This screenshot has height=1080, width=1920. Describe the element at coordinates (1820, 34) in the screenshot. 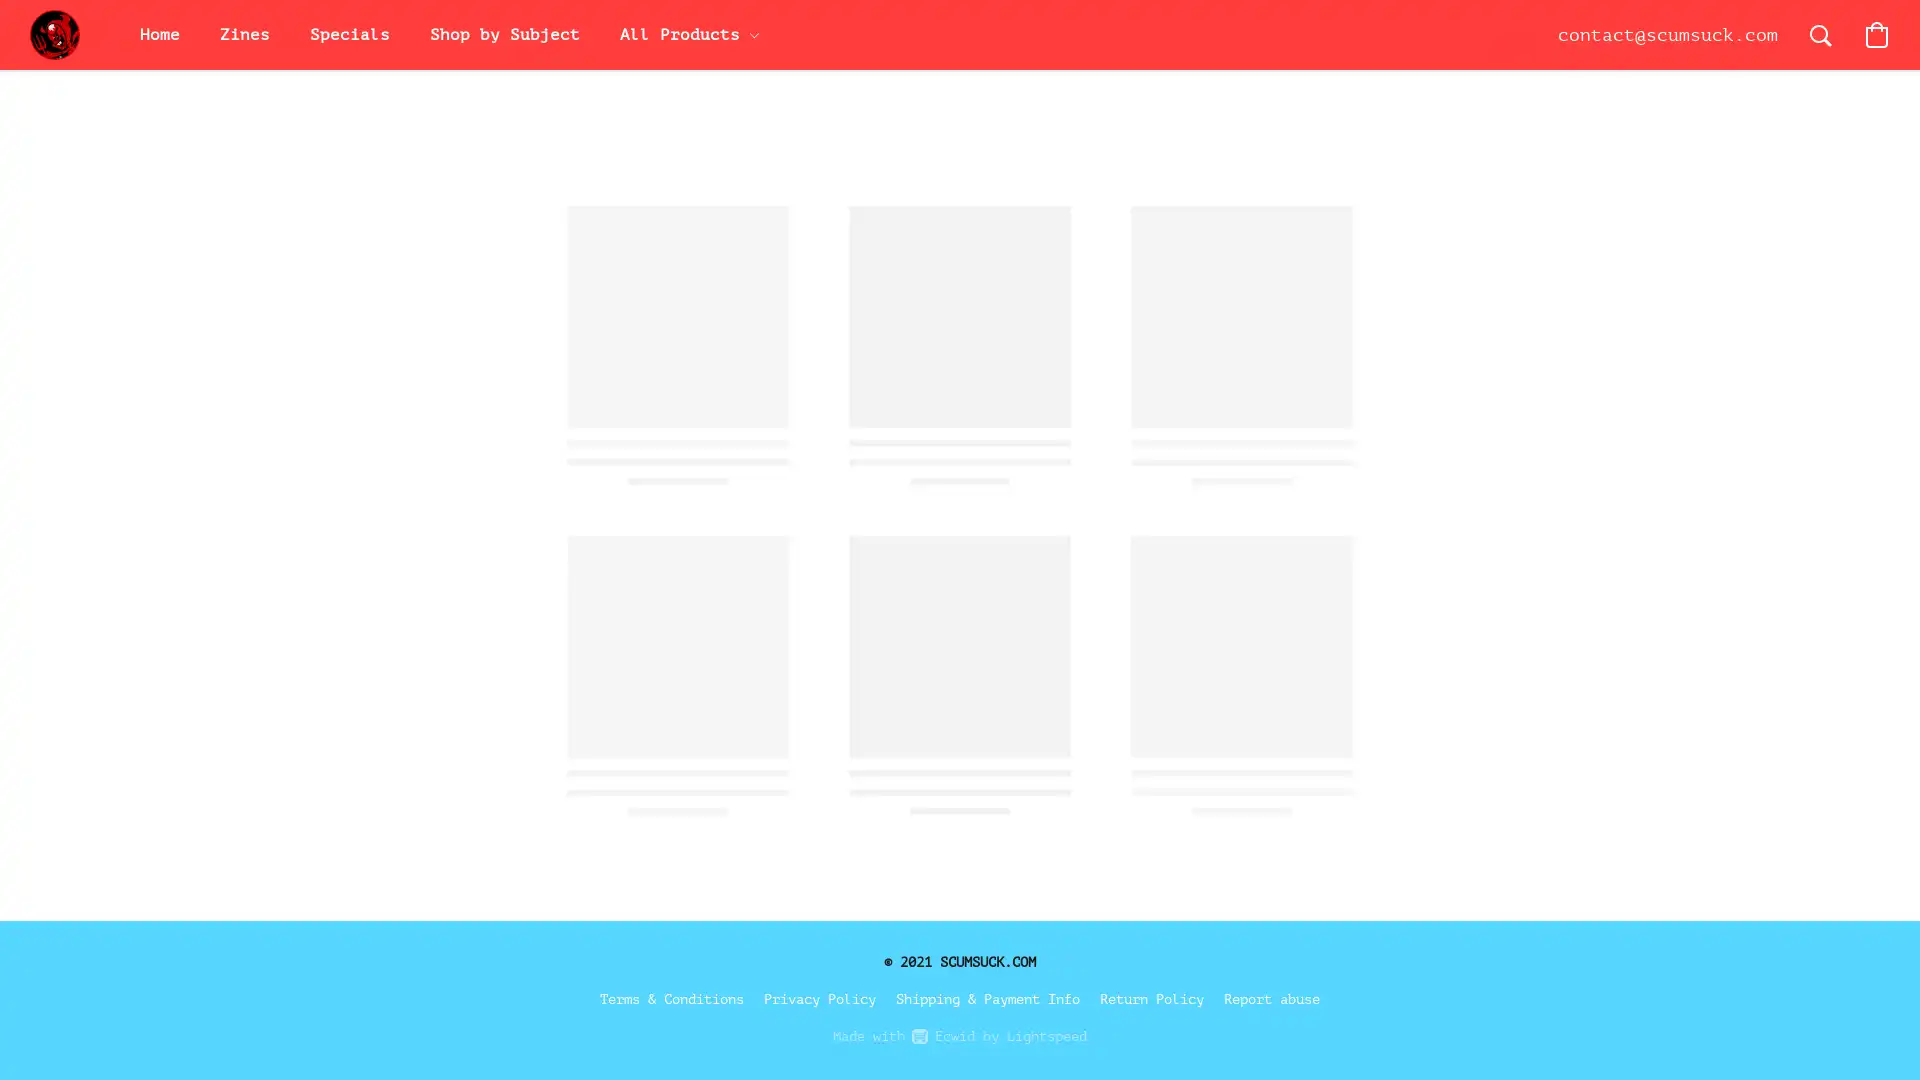

I see `Search the website` at that location.